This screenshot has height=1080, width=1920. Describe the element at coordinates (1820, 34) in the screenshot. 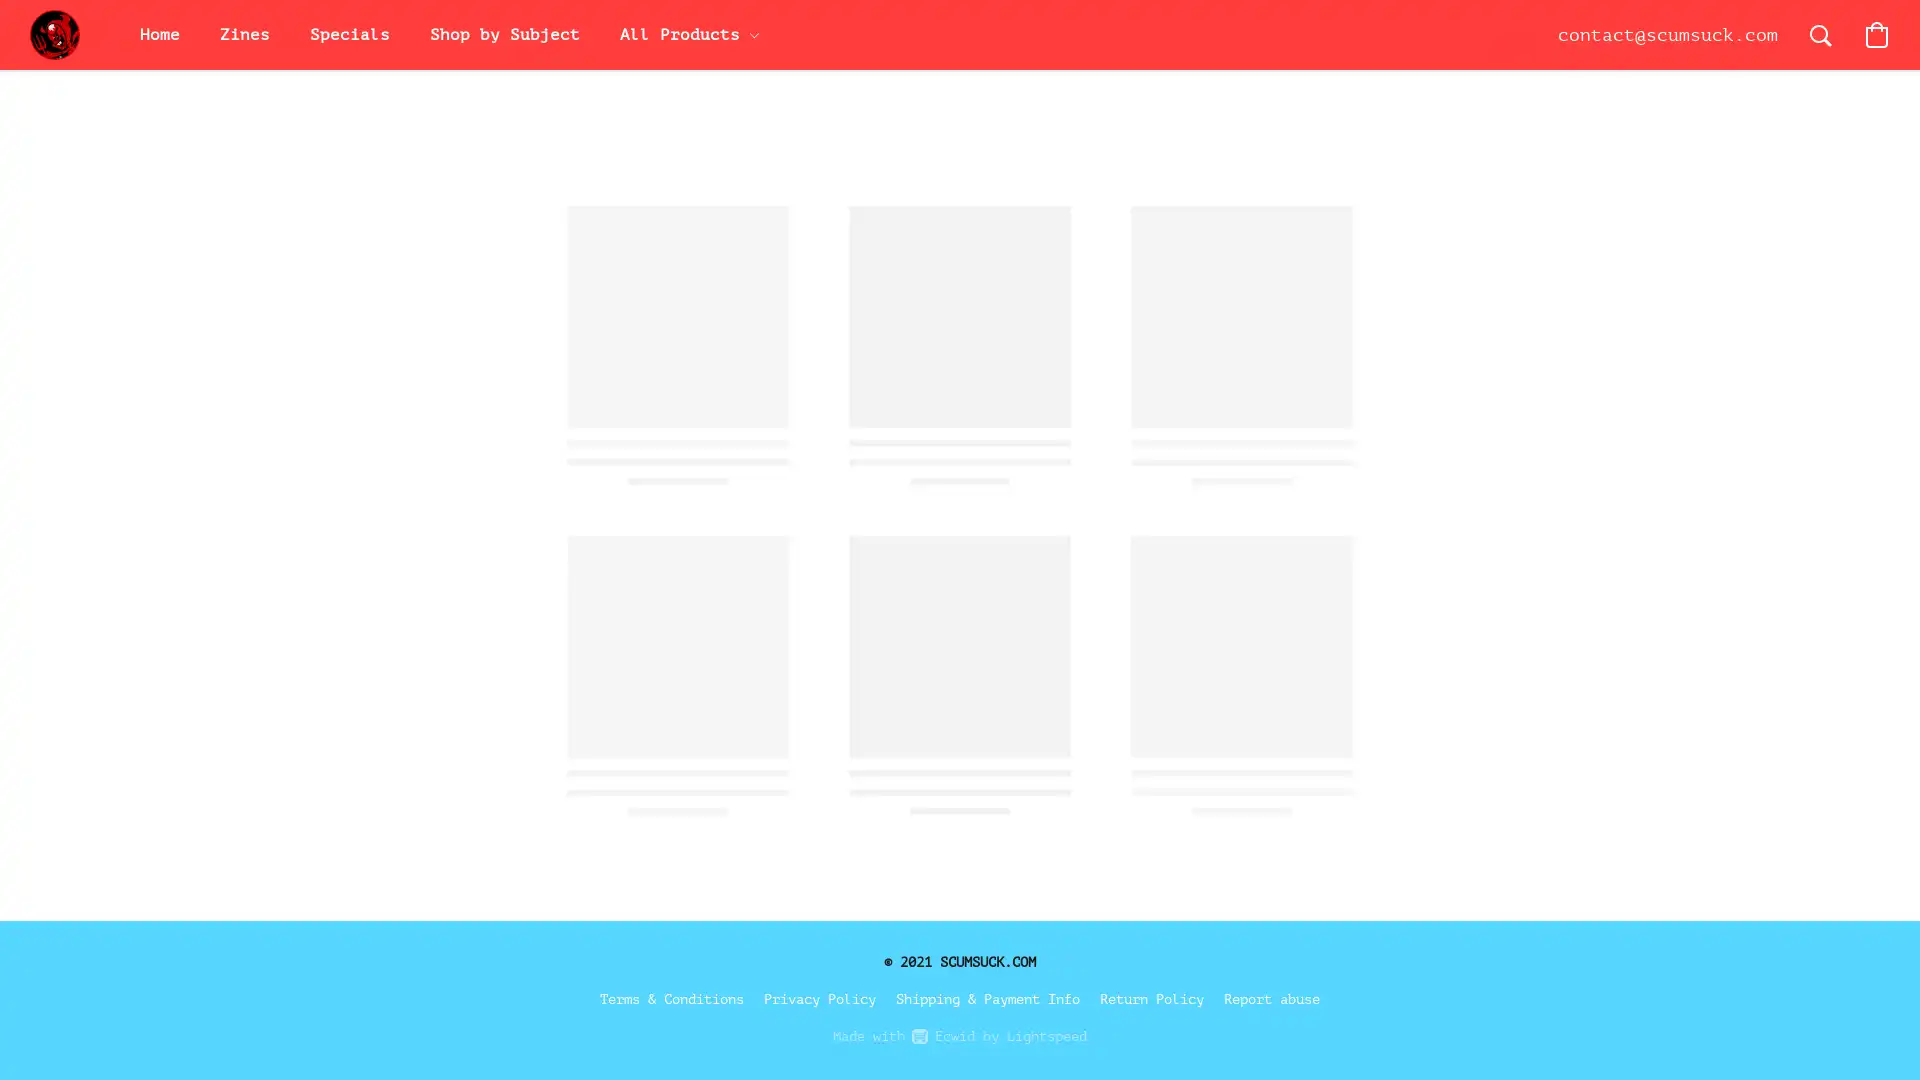

I see `Search the website` at that location.